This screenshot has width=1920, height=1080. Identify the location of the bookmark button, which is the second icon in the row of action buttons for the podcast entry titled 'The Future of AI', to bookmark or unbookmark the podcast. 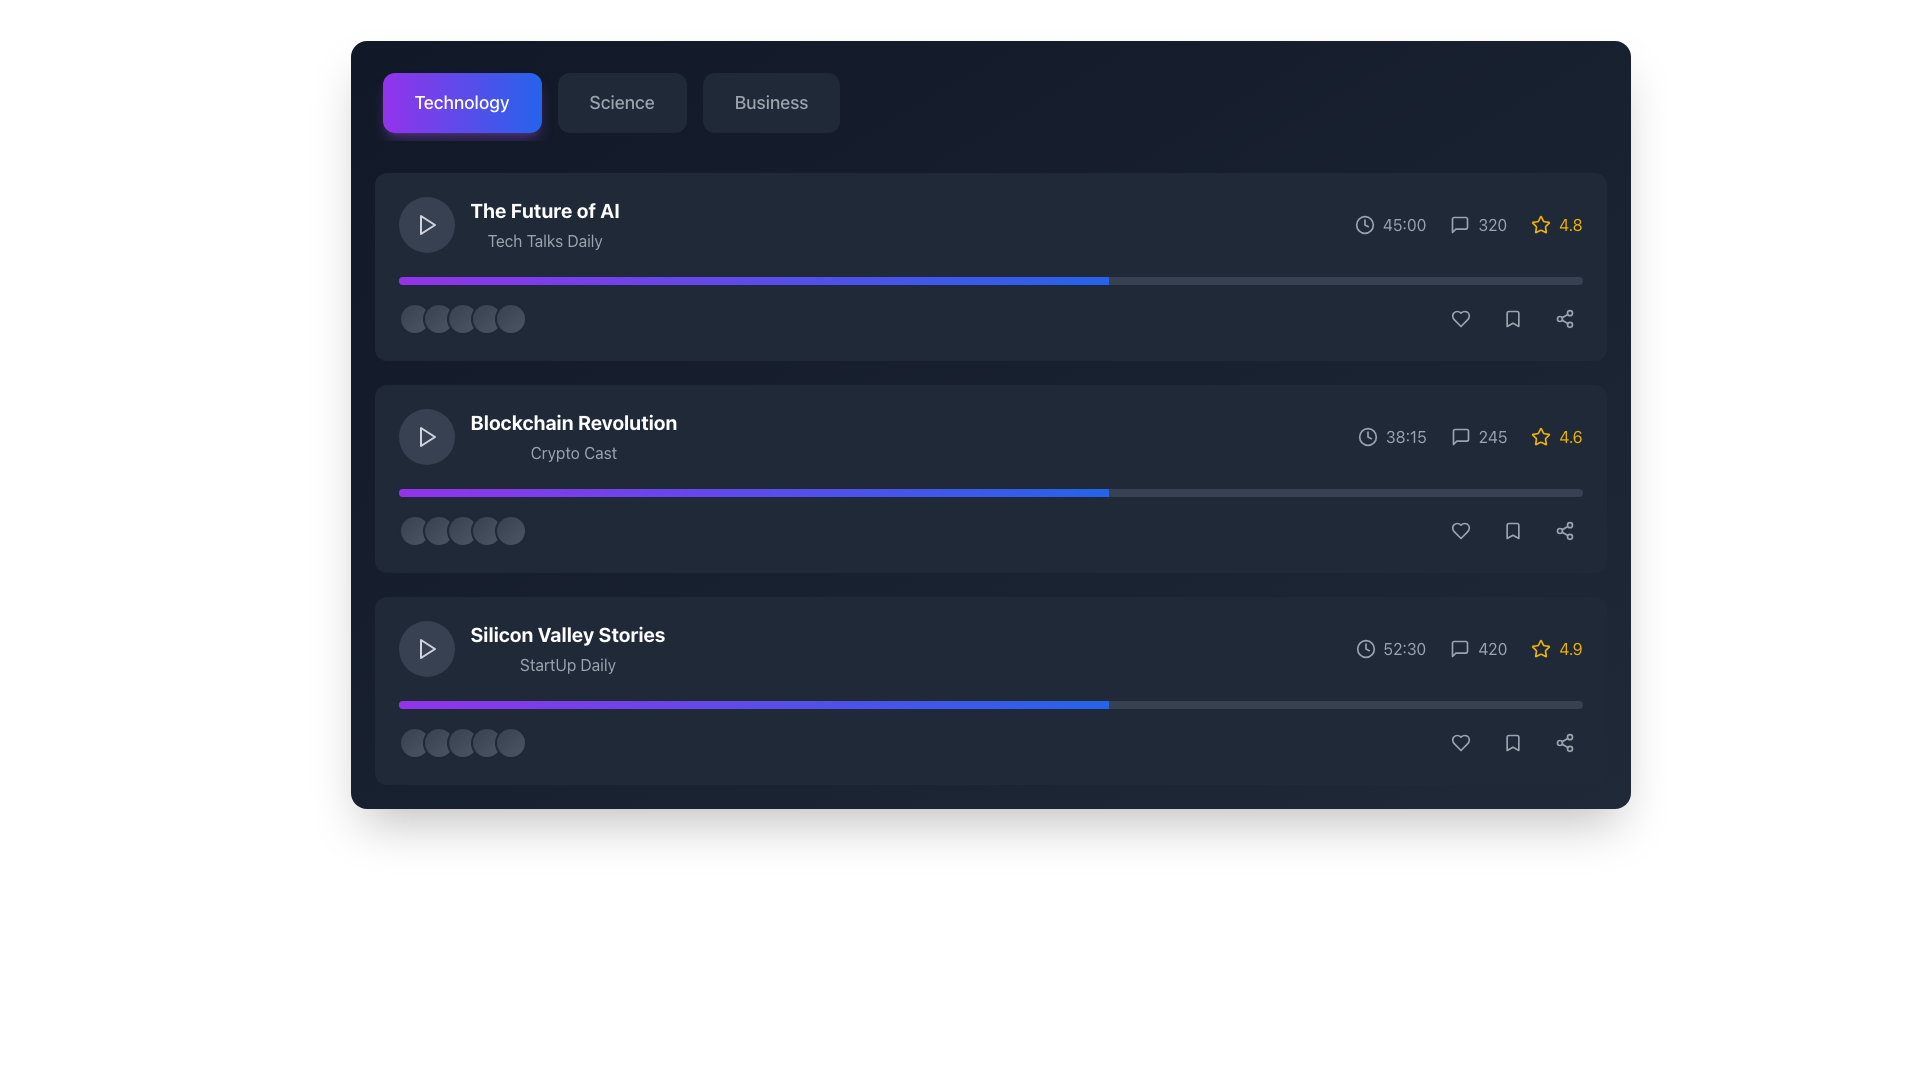
(1512, 318).